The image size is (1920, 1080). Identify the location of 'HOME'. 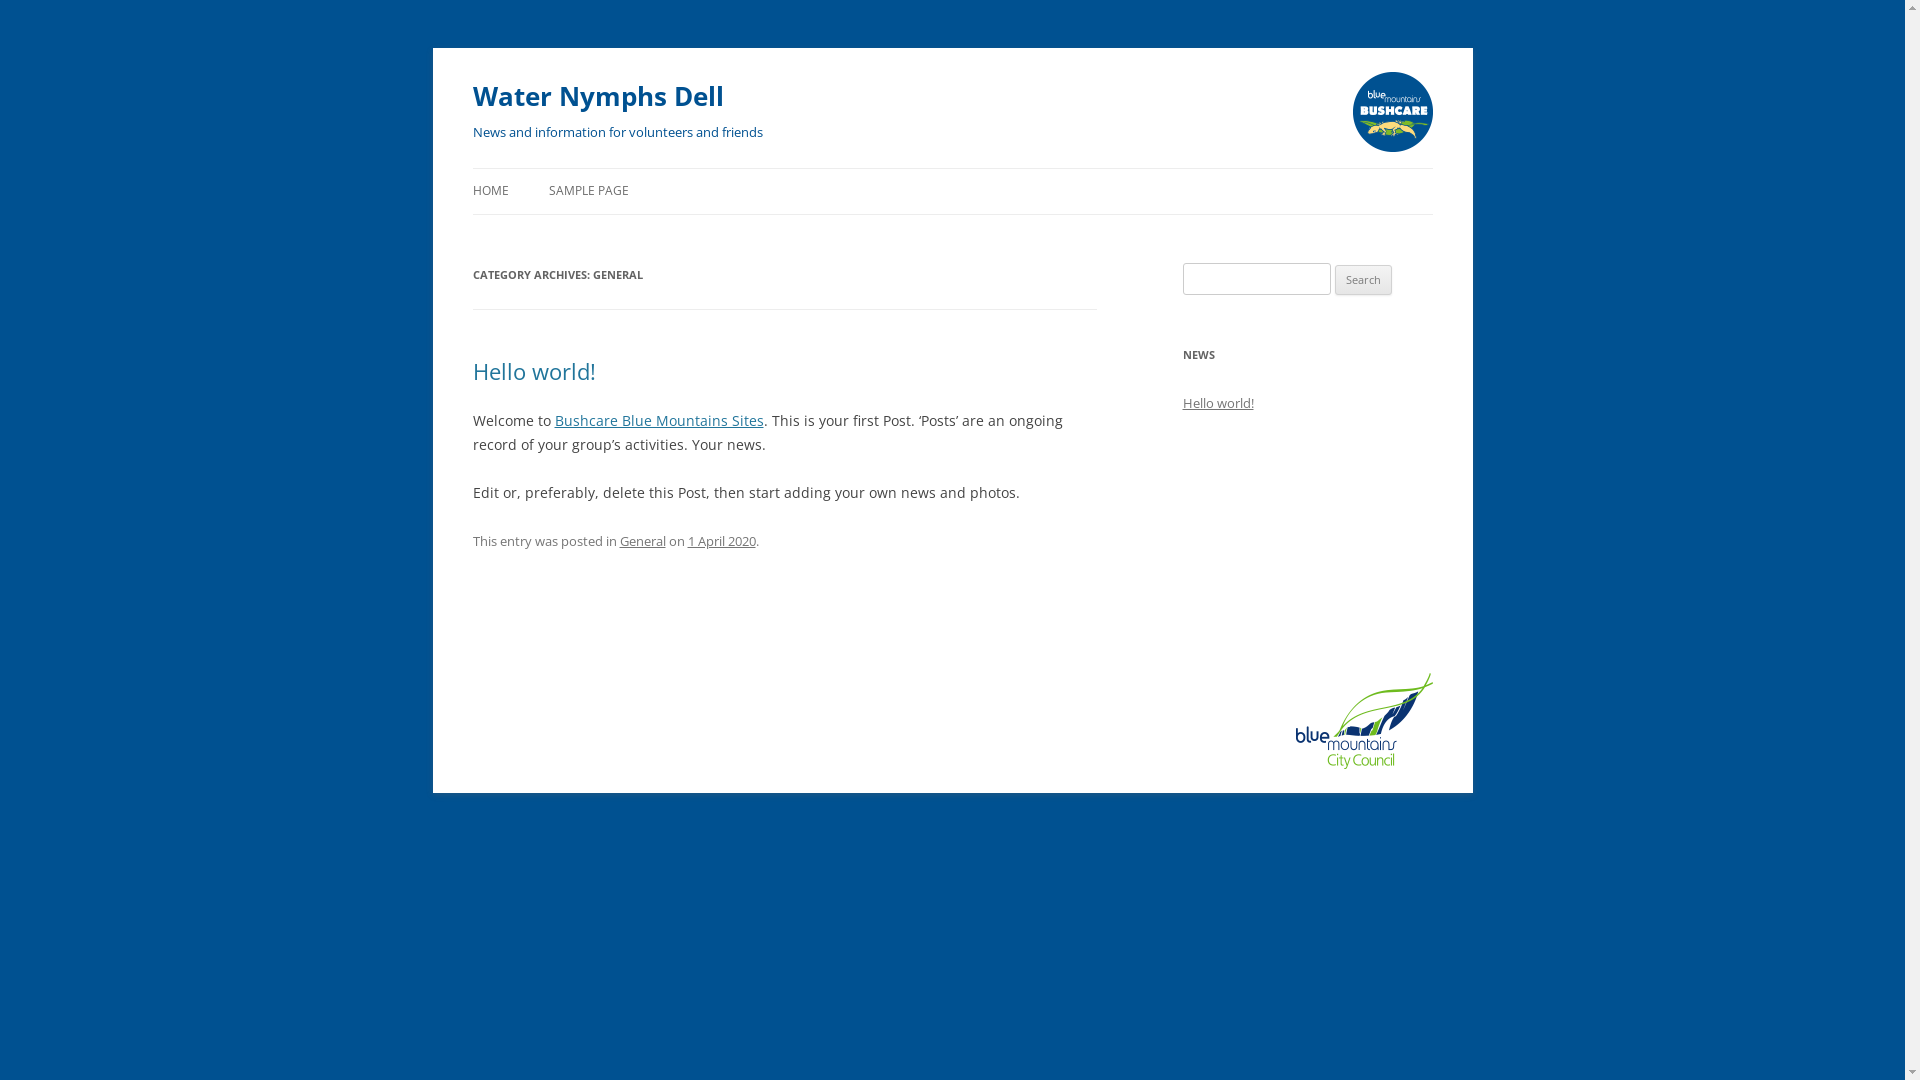
(489, 191).